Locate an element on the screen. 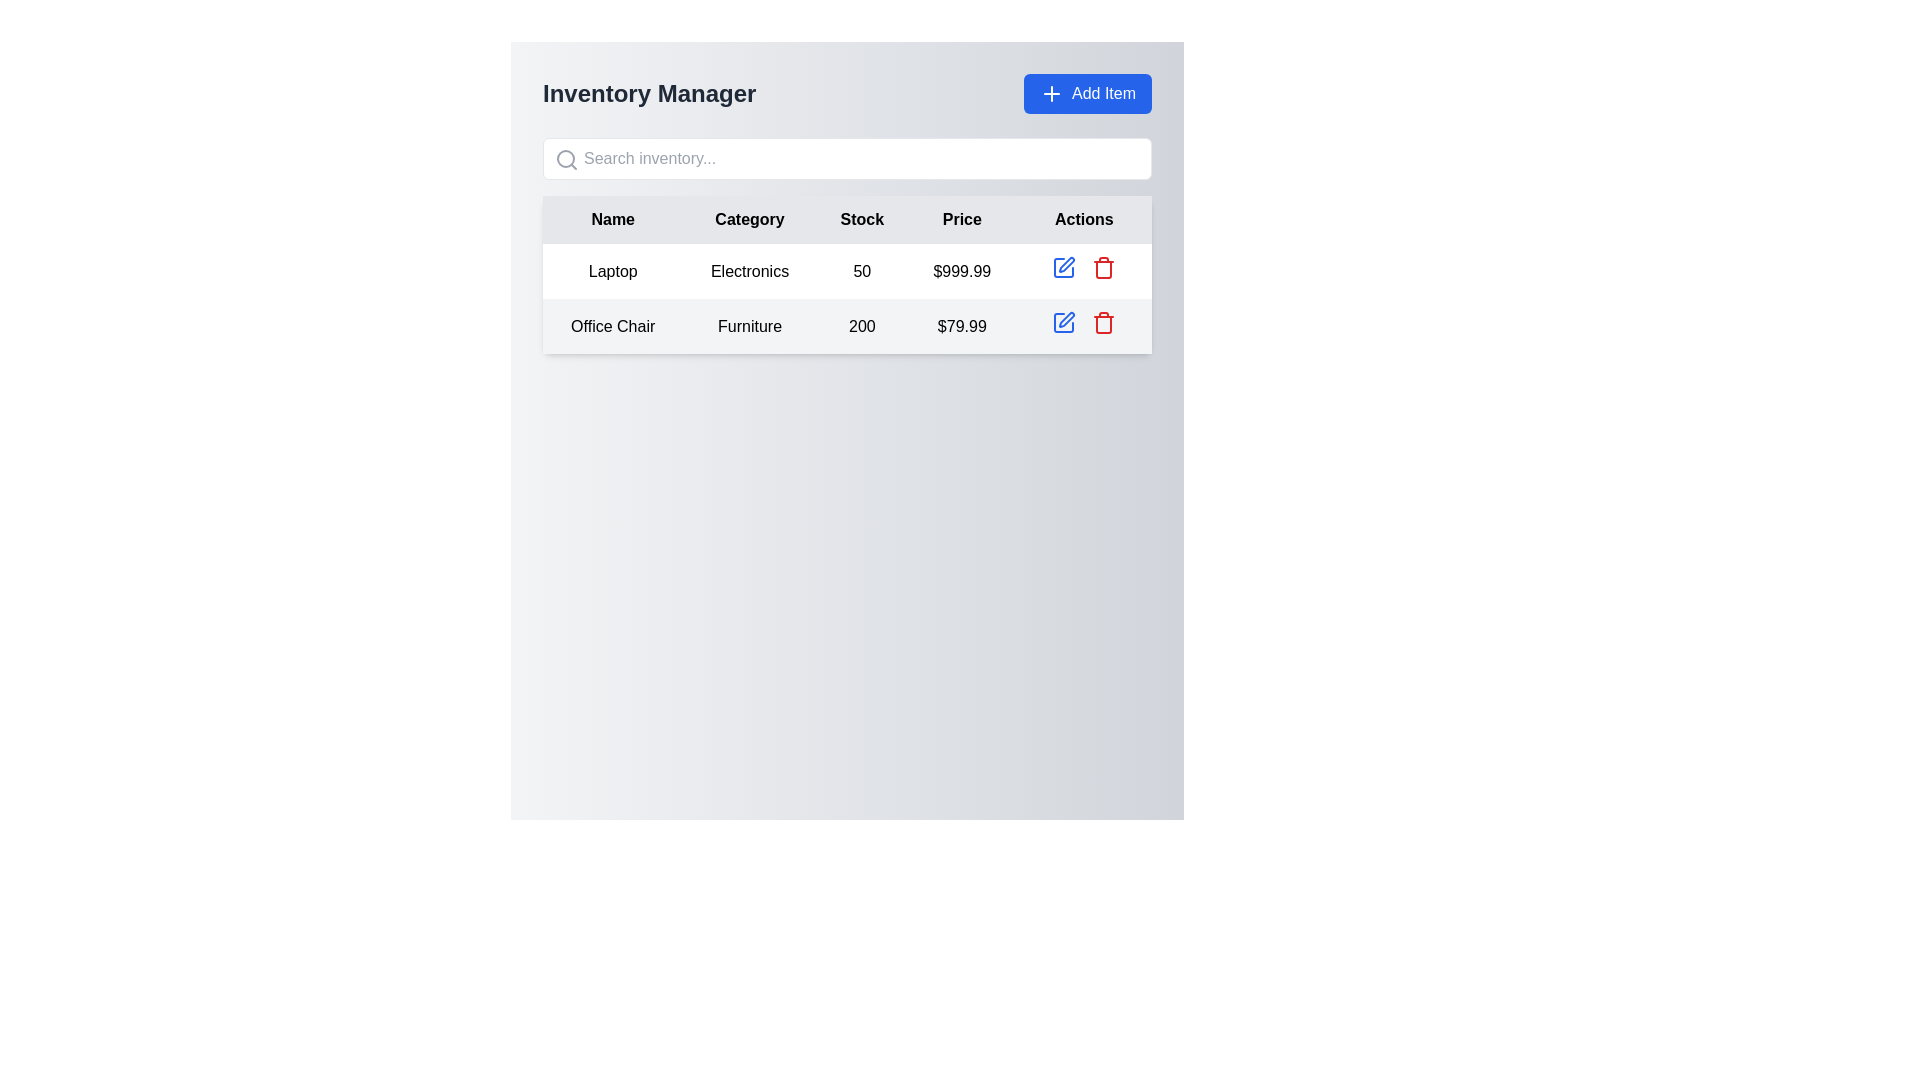 The width and height of the screenshot is (1920, 1080). the 'Stock' column header in the 'Inventory Manager' table, which is the third header in the sequence between 'Category' and 'Price' is located at coordinates (862, 219).